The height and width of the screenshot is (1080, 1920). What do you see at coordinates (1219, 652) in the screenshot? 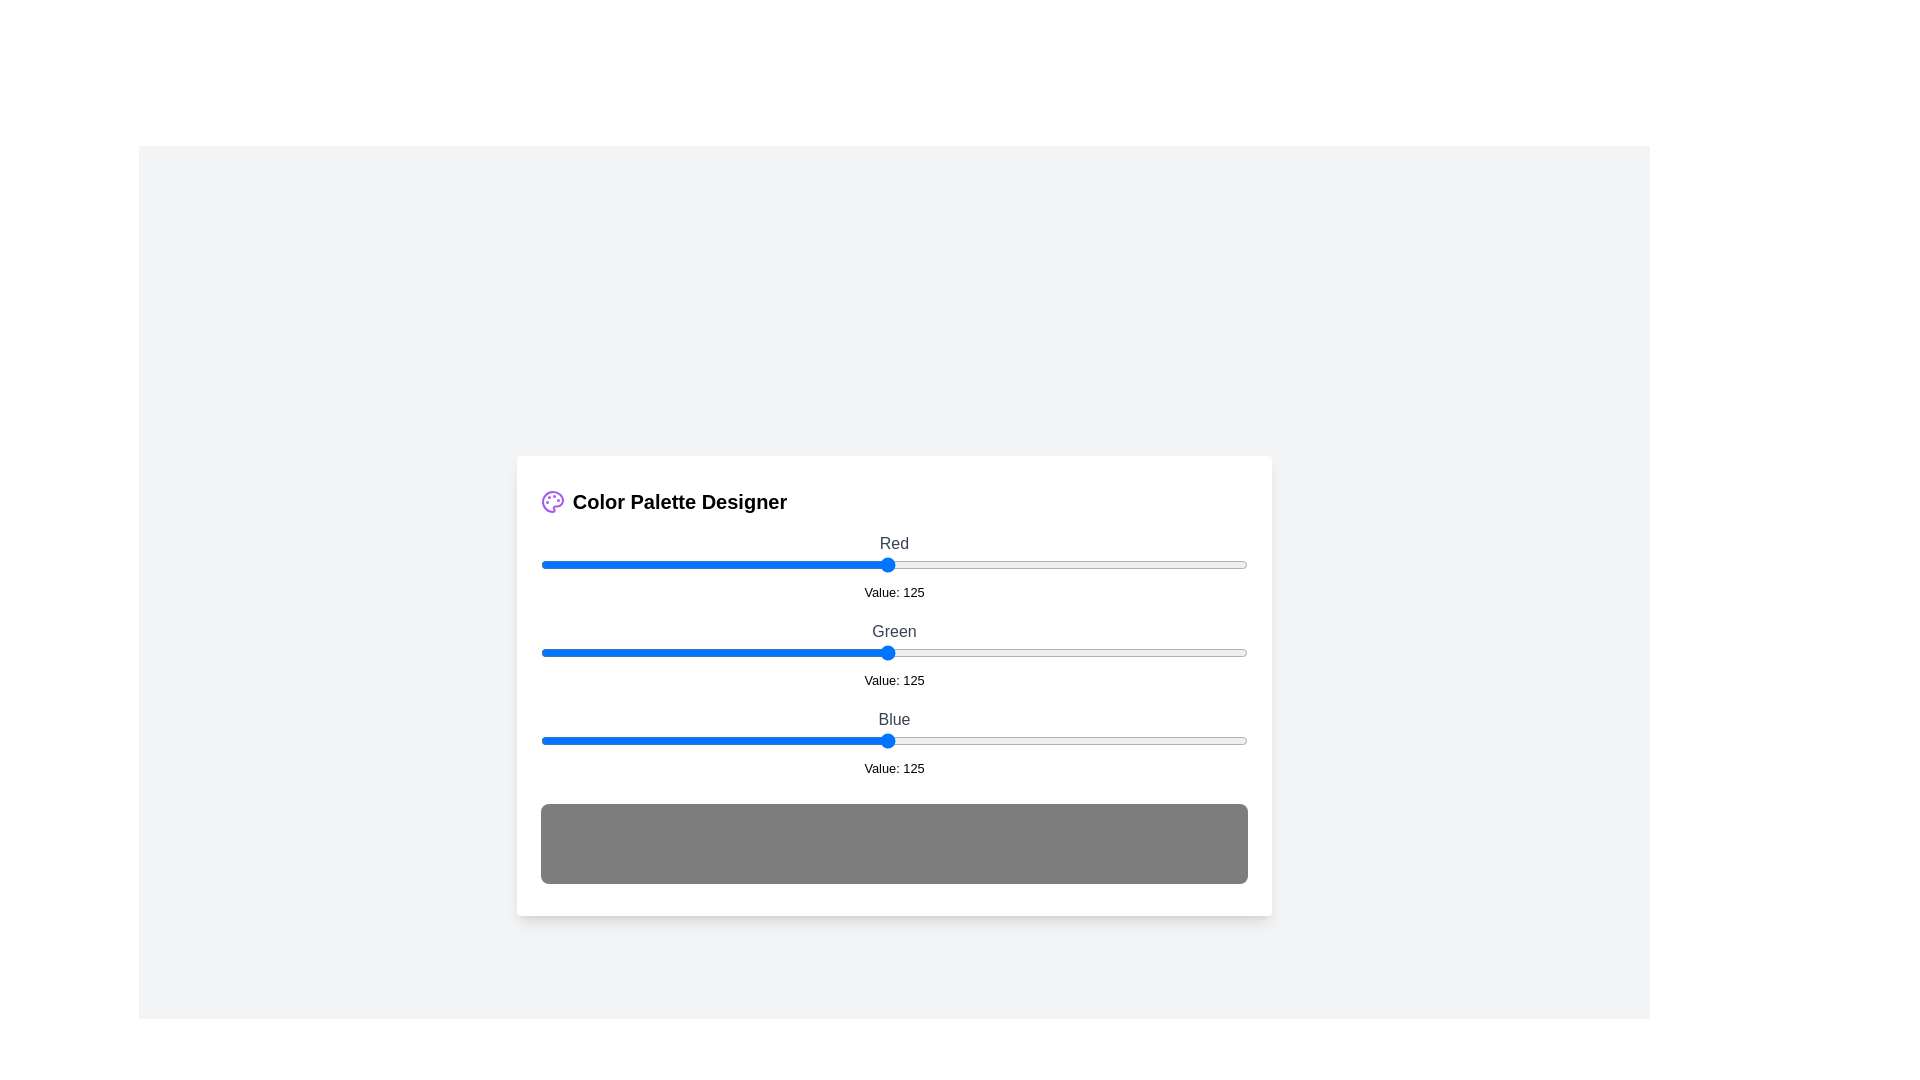
I see `the 1 slider to 245` at bounding box center [1219, 652].